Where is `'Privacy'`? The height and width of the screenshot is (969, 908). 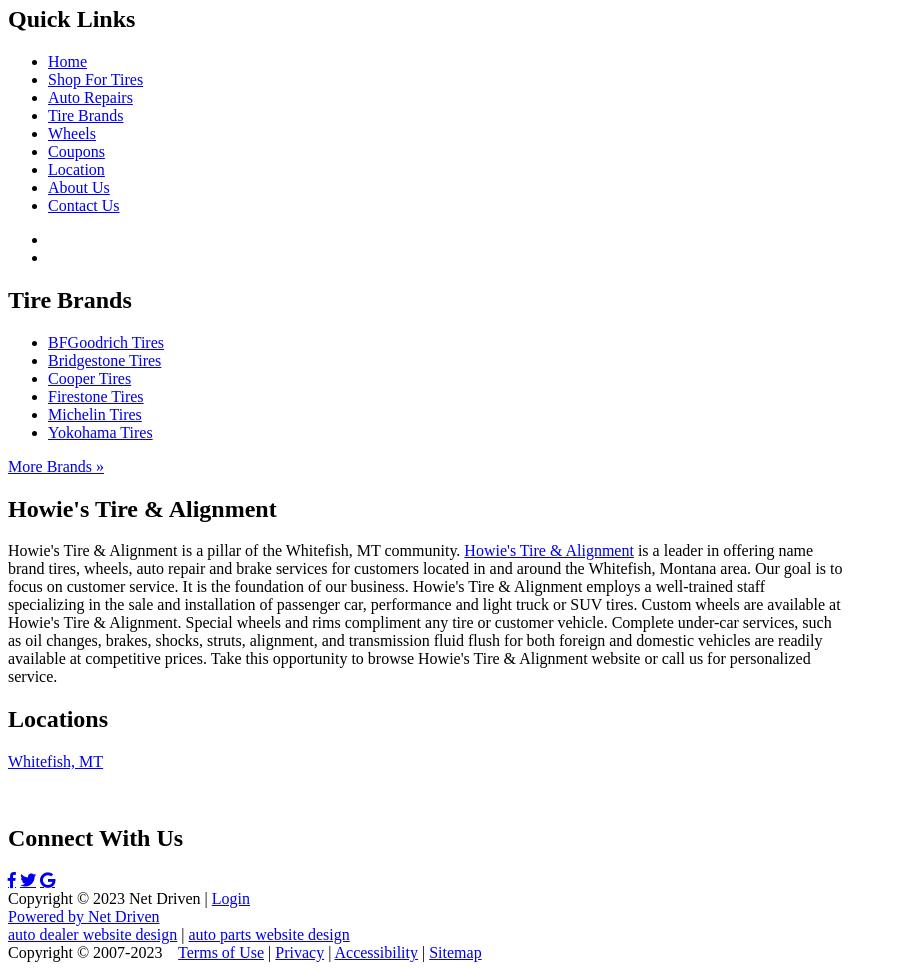 'Privacy' is located at coordinates (275, 951).